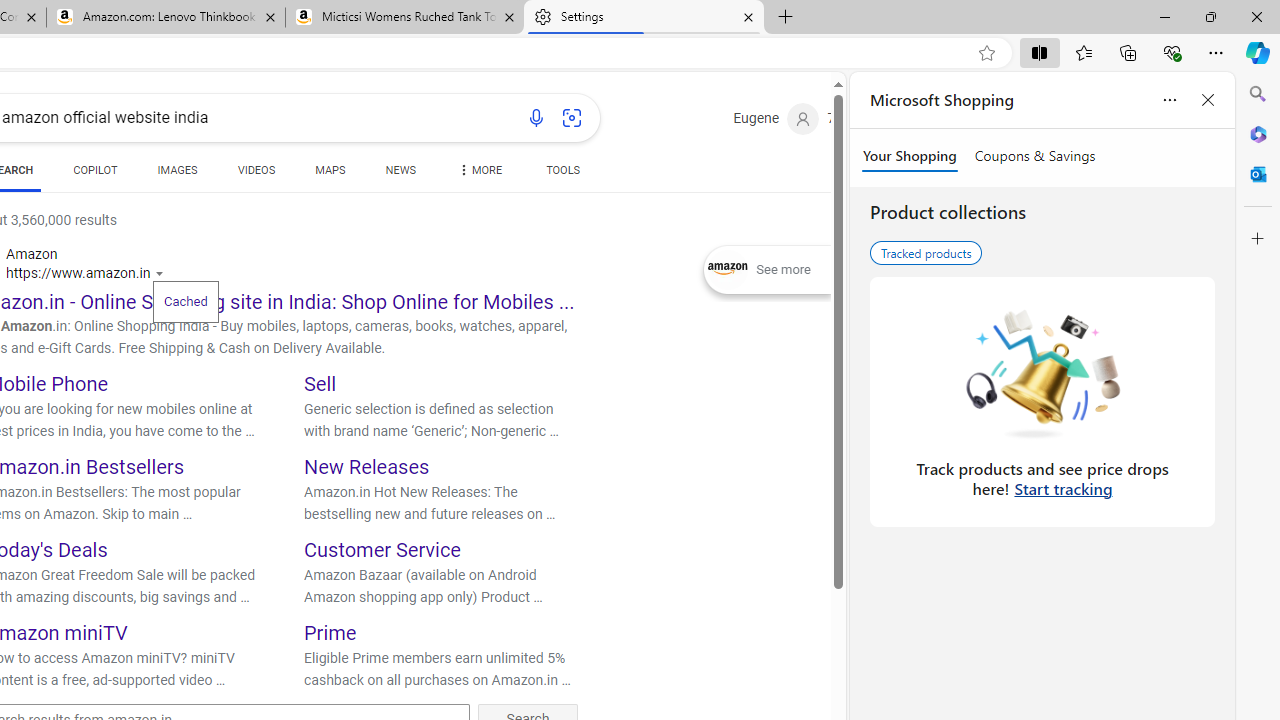 The width and height of the screenshot is (1280, 720). Describe the element at coordinates (477, 172) in the screenshot. I see `'MORE'` at that location.